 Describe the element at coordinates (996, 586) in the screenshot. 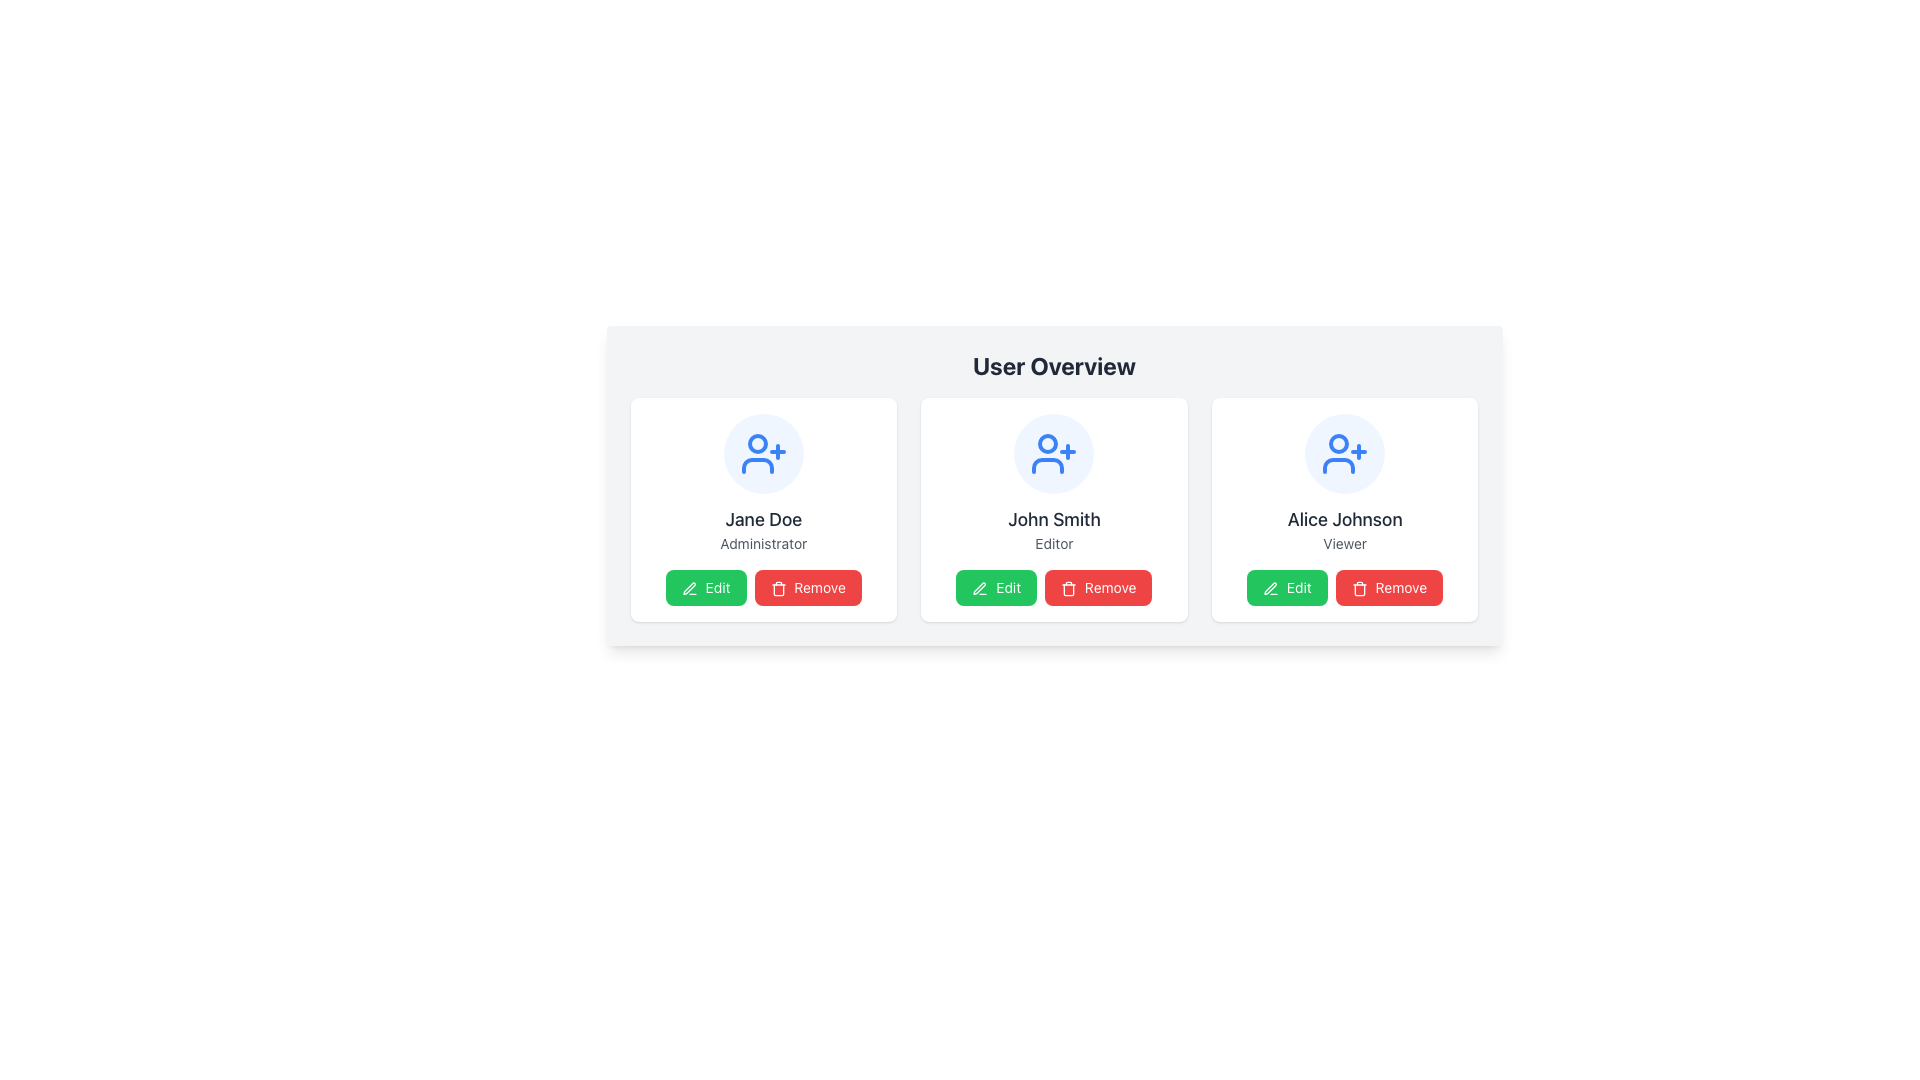

I see `the 'Edit' button associated with user 'John Smith' to observe the hover effects` at that location.